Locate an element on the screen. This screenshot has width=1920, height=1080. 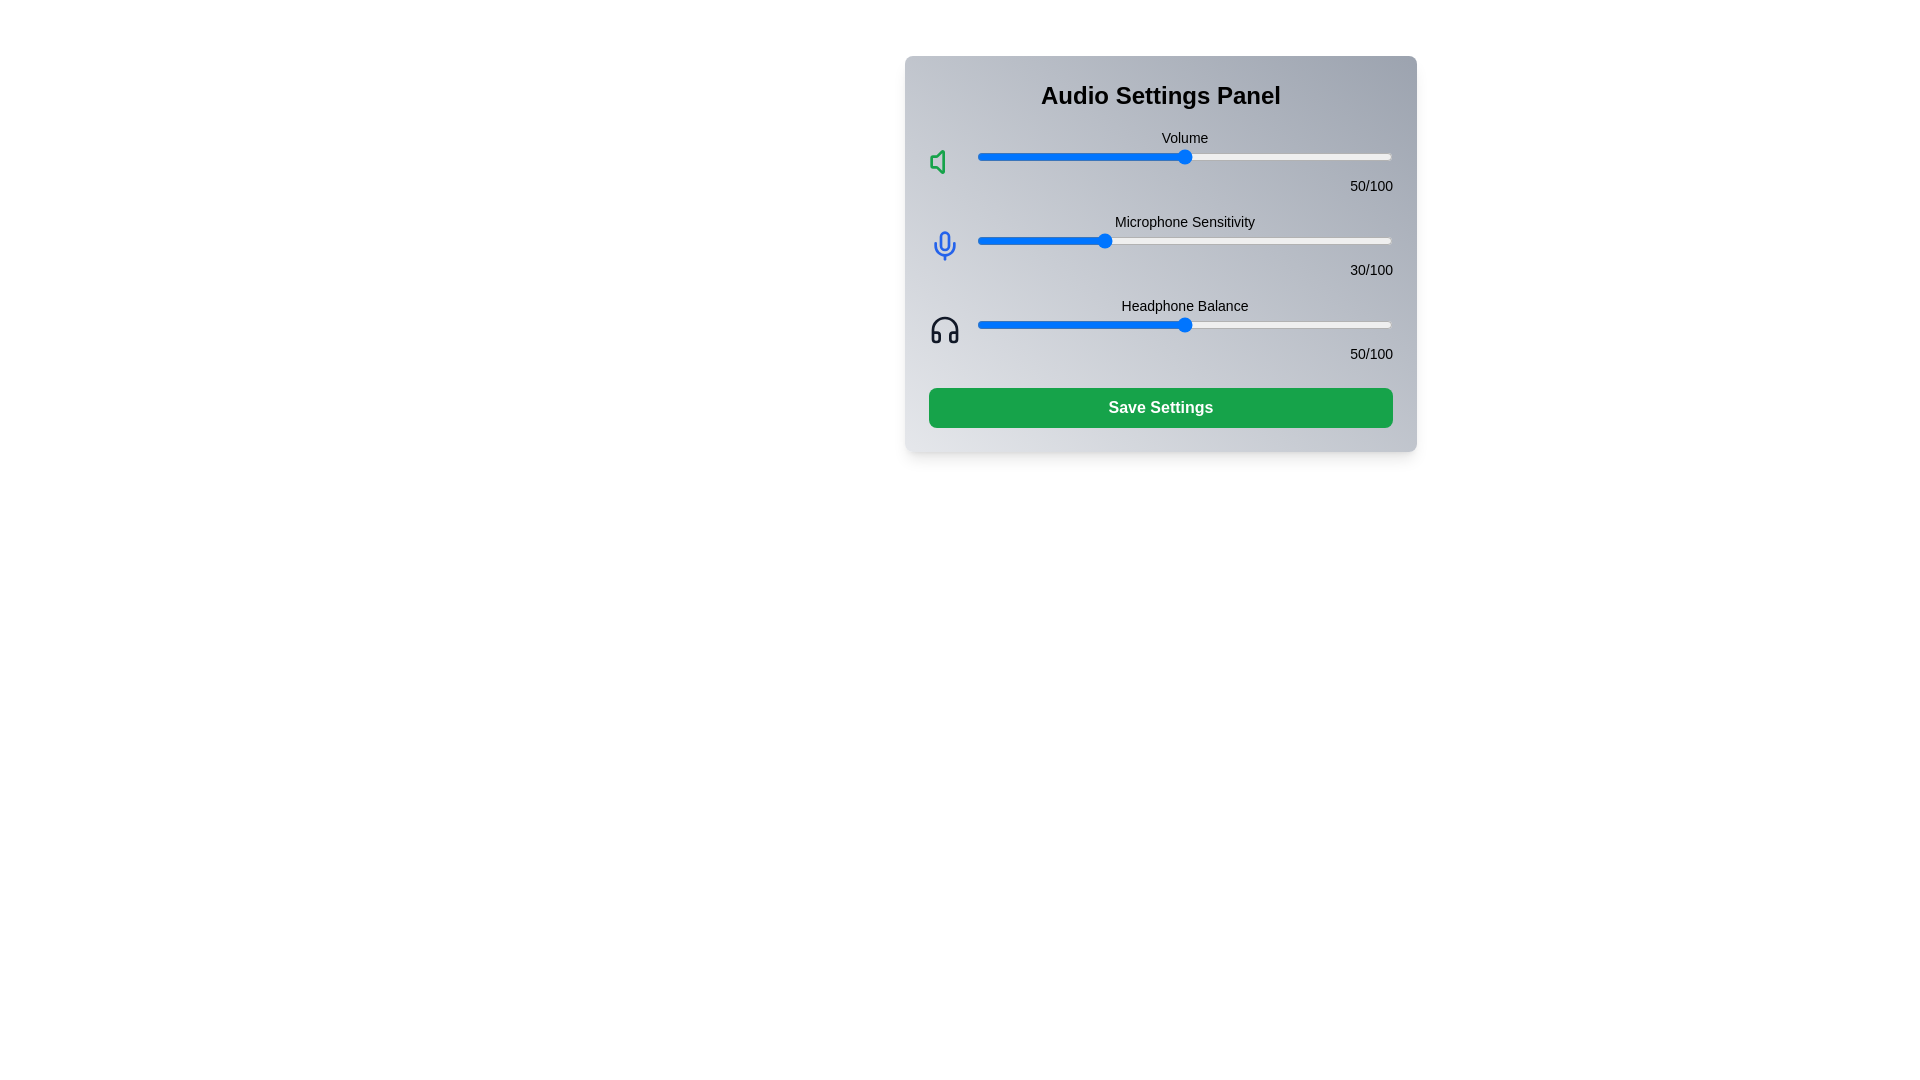
the headphone balance is located at coordinates (1018, 323).